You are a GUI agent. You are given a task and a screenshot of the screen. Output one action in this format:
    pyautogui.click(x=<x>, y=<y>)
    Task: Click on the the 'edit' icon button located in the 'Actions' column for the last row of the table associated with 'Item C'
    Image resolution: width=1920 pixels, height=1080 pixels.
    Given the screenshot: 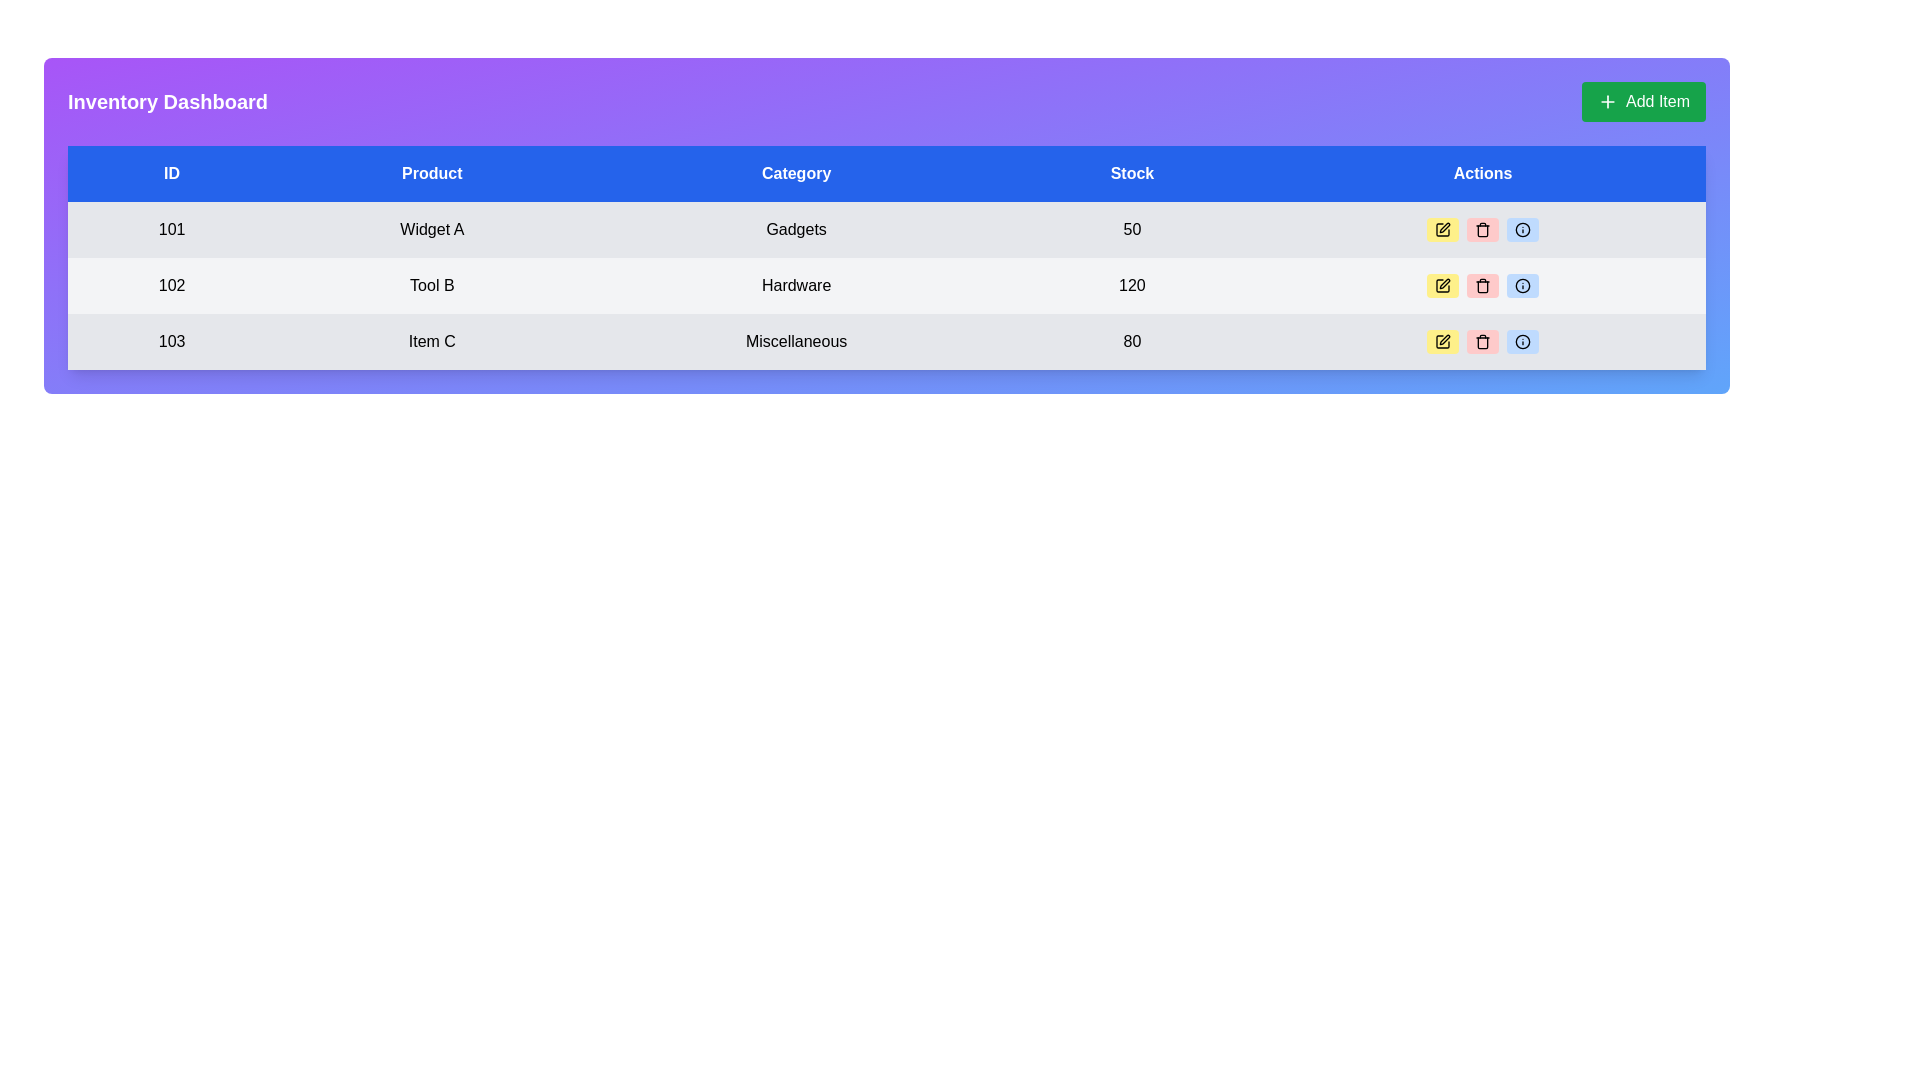 What is the action you would take?
    pyautogui.click(x=1444, y=338)
    